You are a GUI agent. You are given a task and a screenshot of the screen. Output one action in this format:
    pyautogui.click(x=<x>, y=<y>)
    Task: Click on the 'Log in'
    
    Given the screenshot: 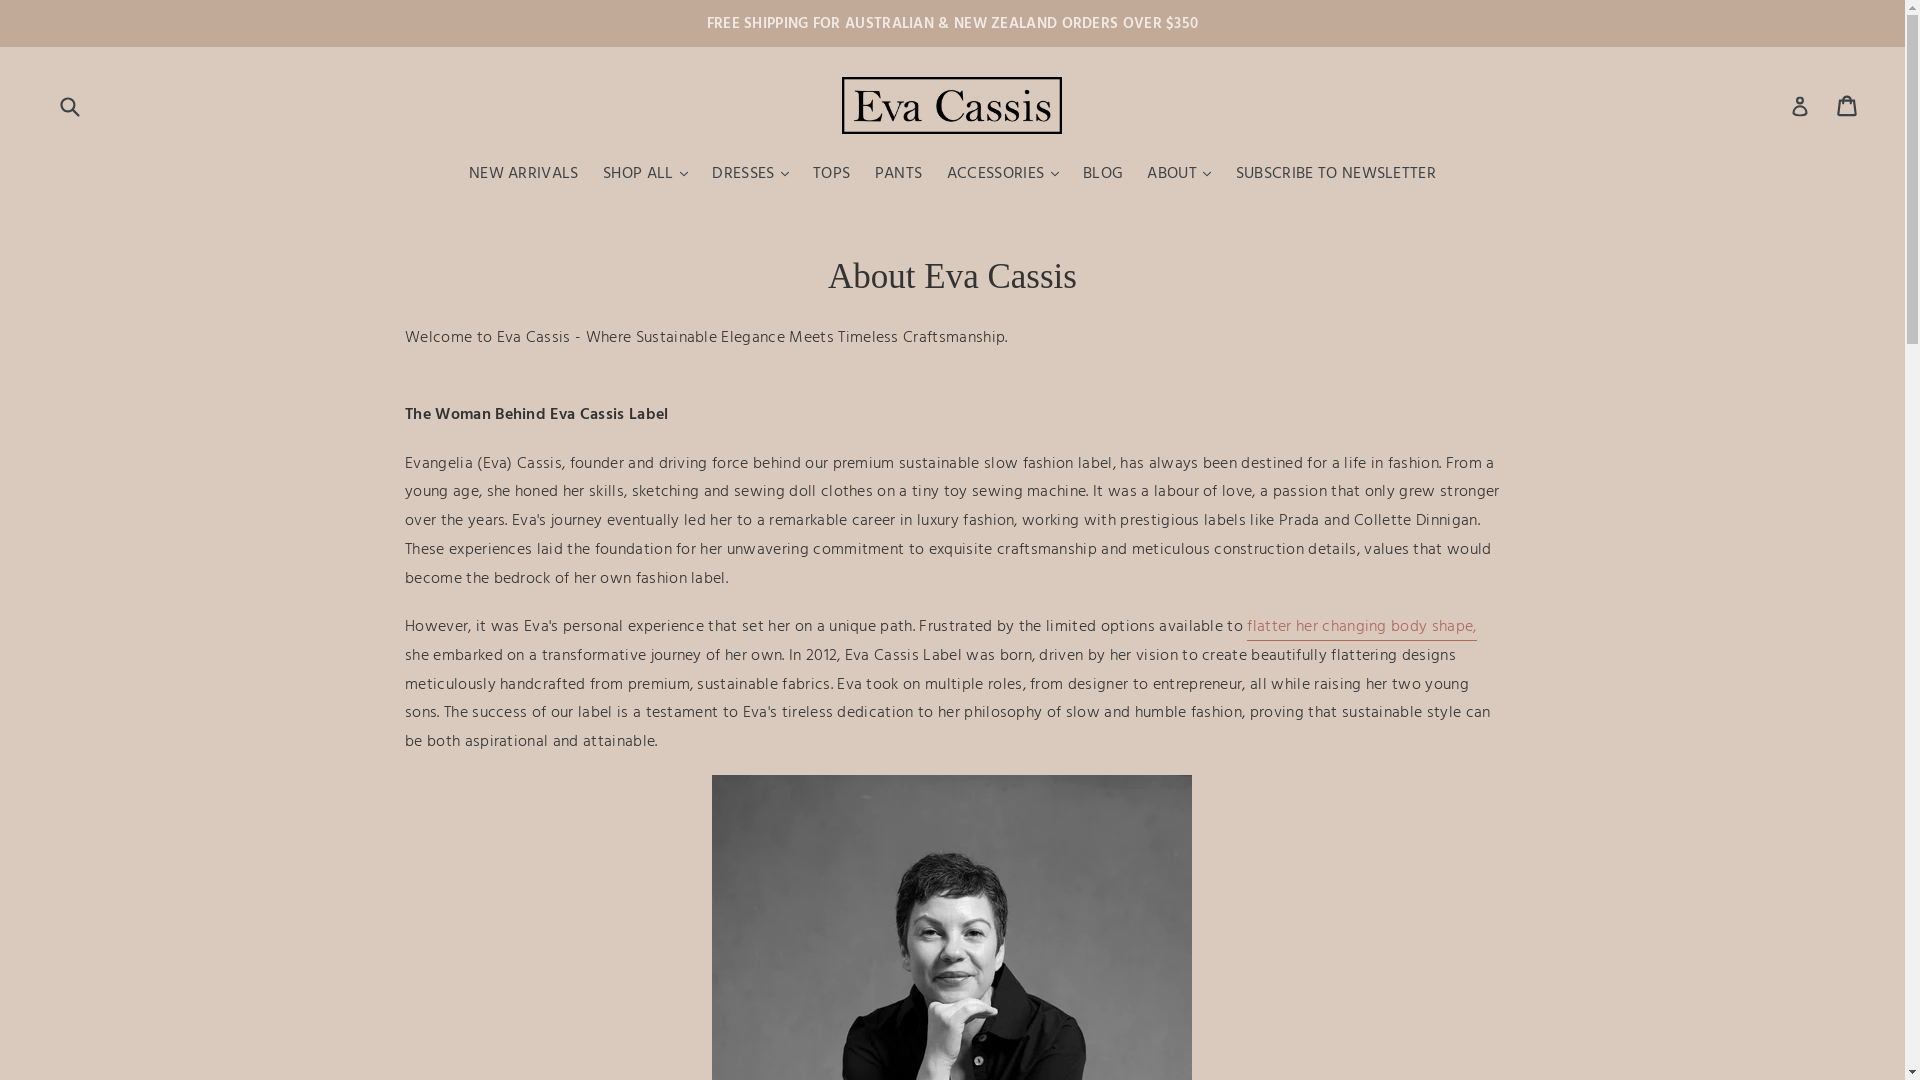 What is the action you would take?
    pyautogui.click(x=1800, y=105)
    